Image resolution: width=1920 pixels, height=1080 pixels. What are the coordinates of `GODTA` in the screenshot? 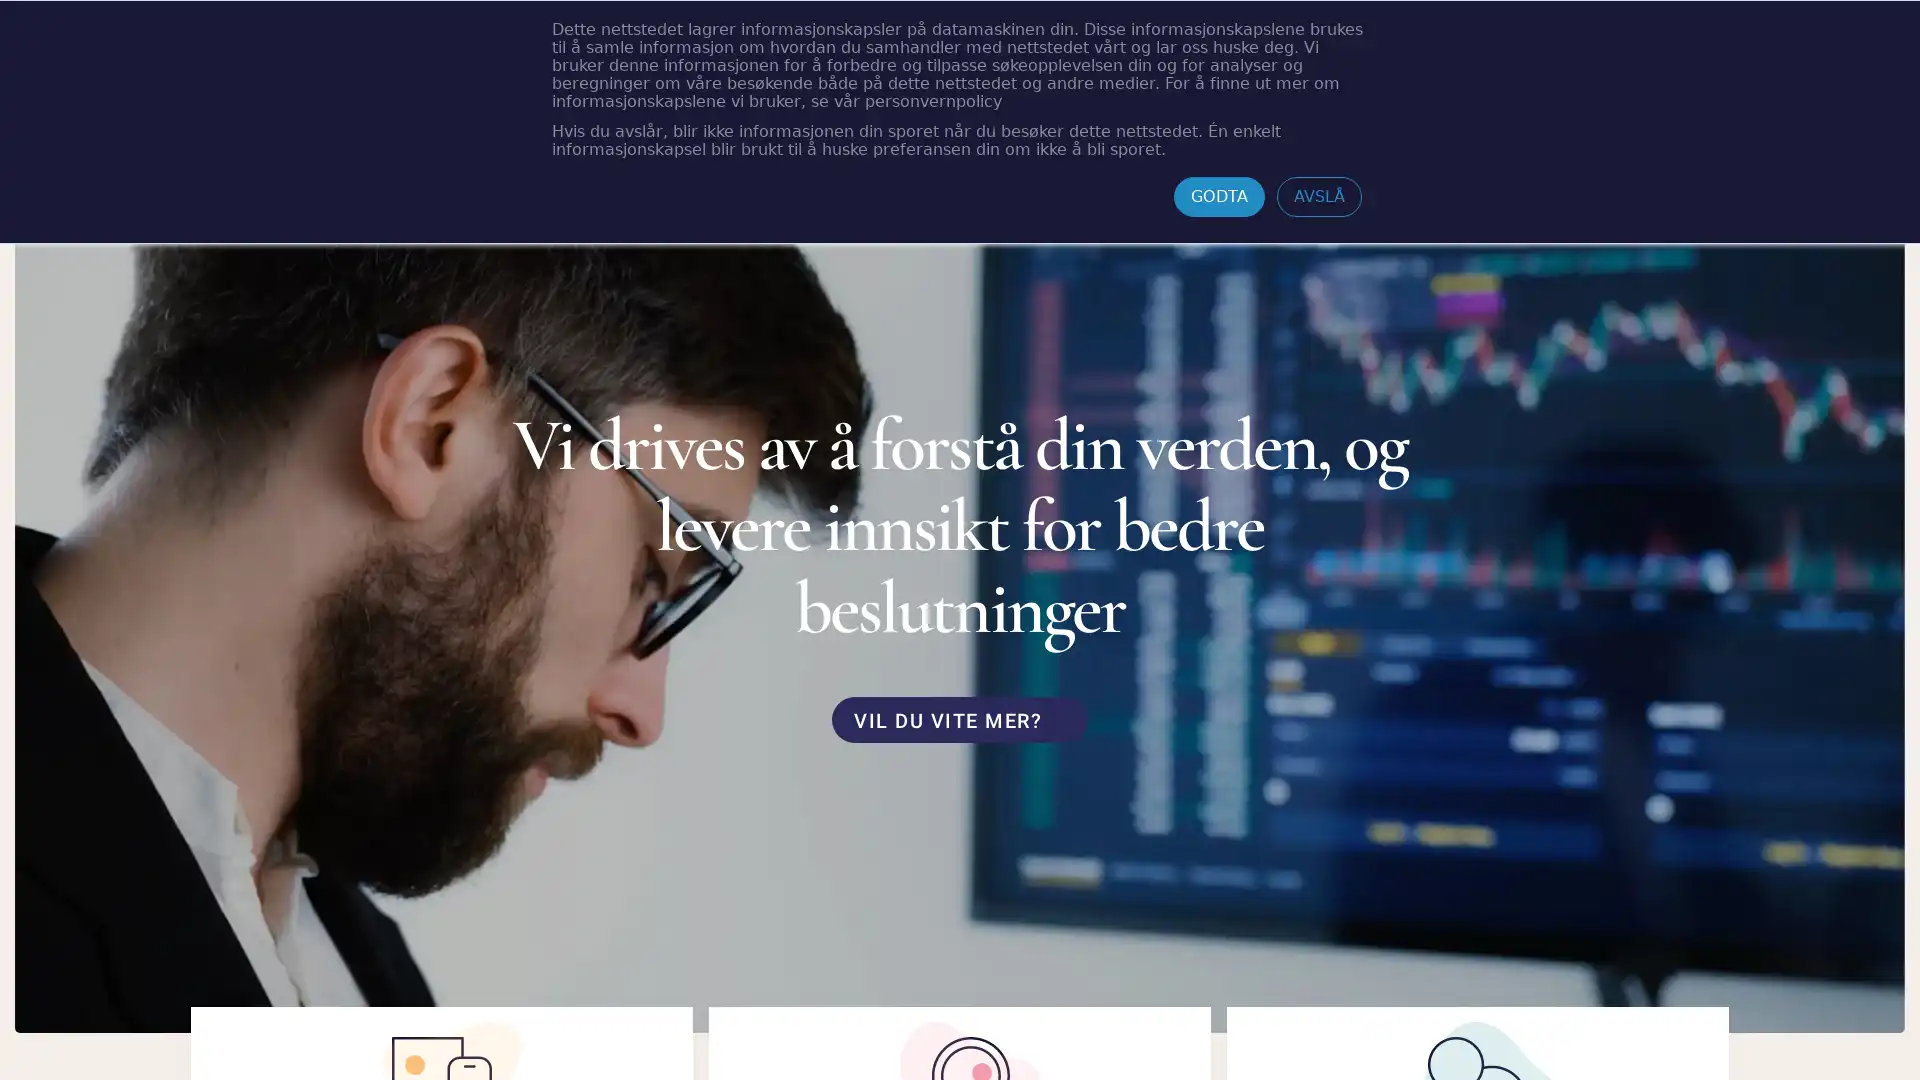 It's located at (1218, 196).